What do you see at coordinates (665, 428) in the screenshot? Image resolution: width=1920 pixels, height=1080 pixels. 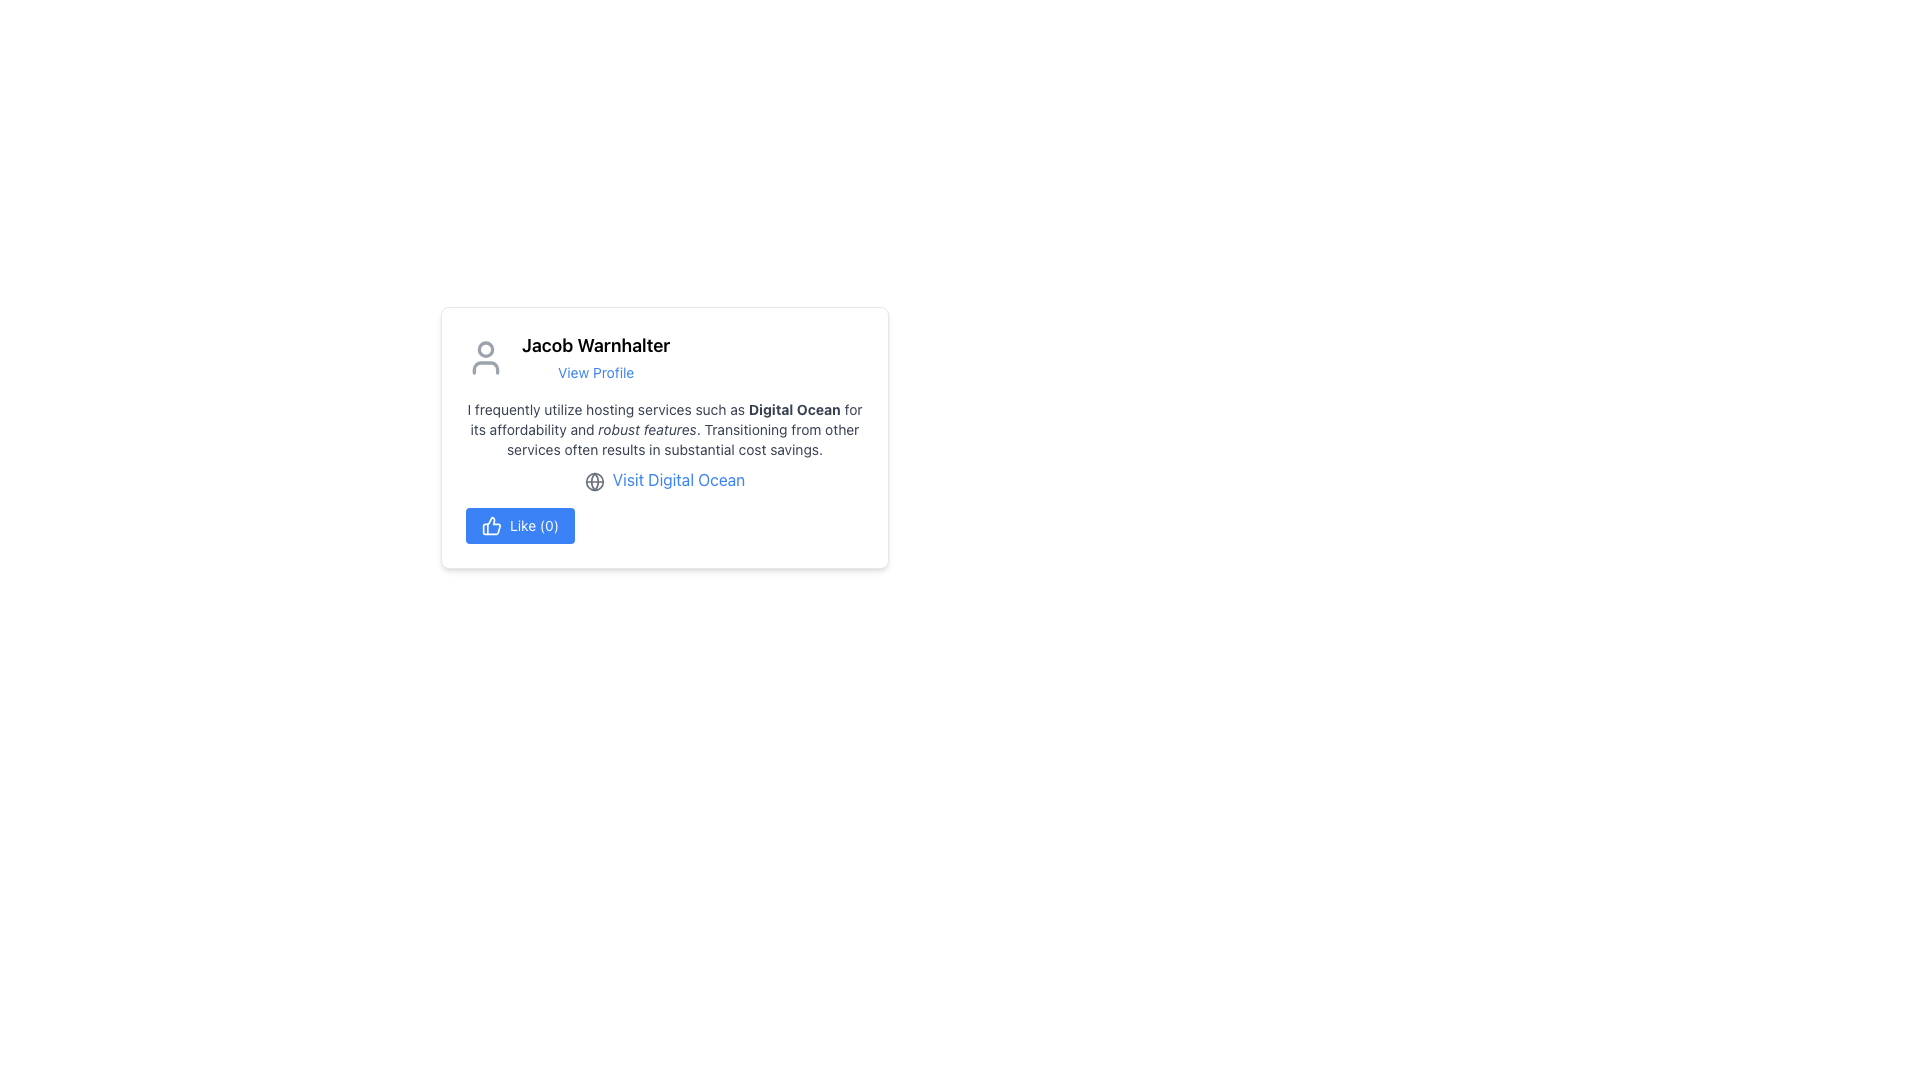 I see `the testimonial text content within the white, rounded-corner card that describes personal hosting services, associated with Jacob Warnhalter's profile` at bounding box center [665, 428].